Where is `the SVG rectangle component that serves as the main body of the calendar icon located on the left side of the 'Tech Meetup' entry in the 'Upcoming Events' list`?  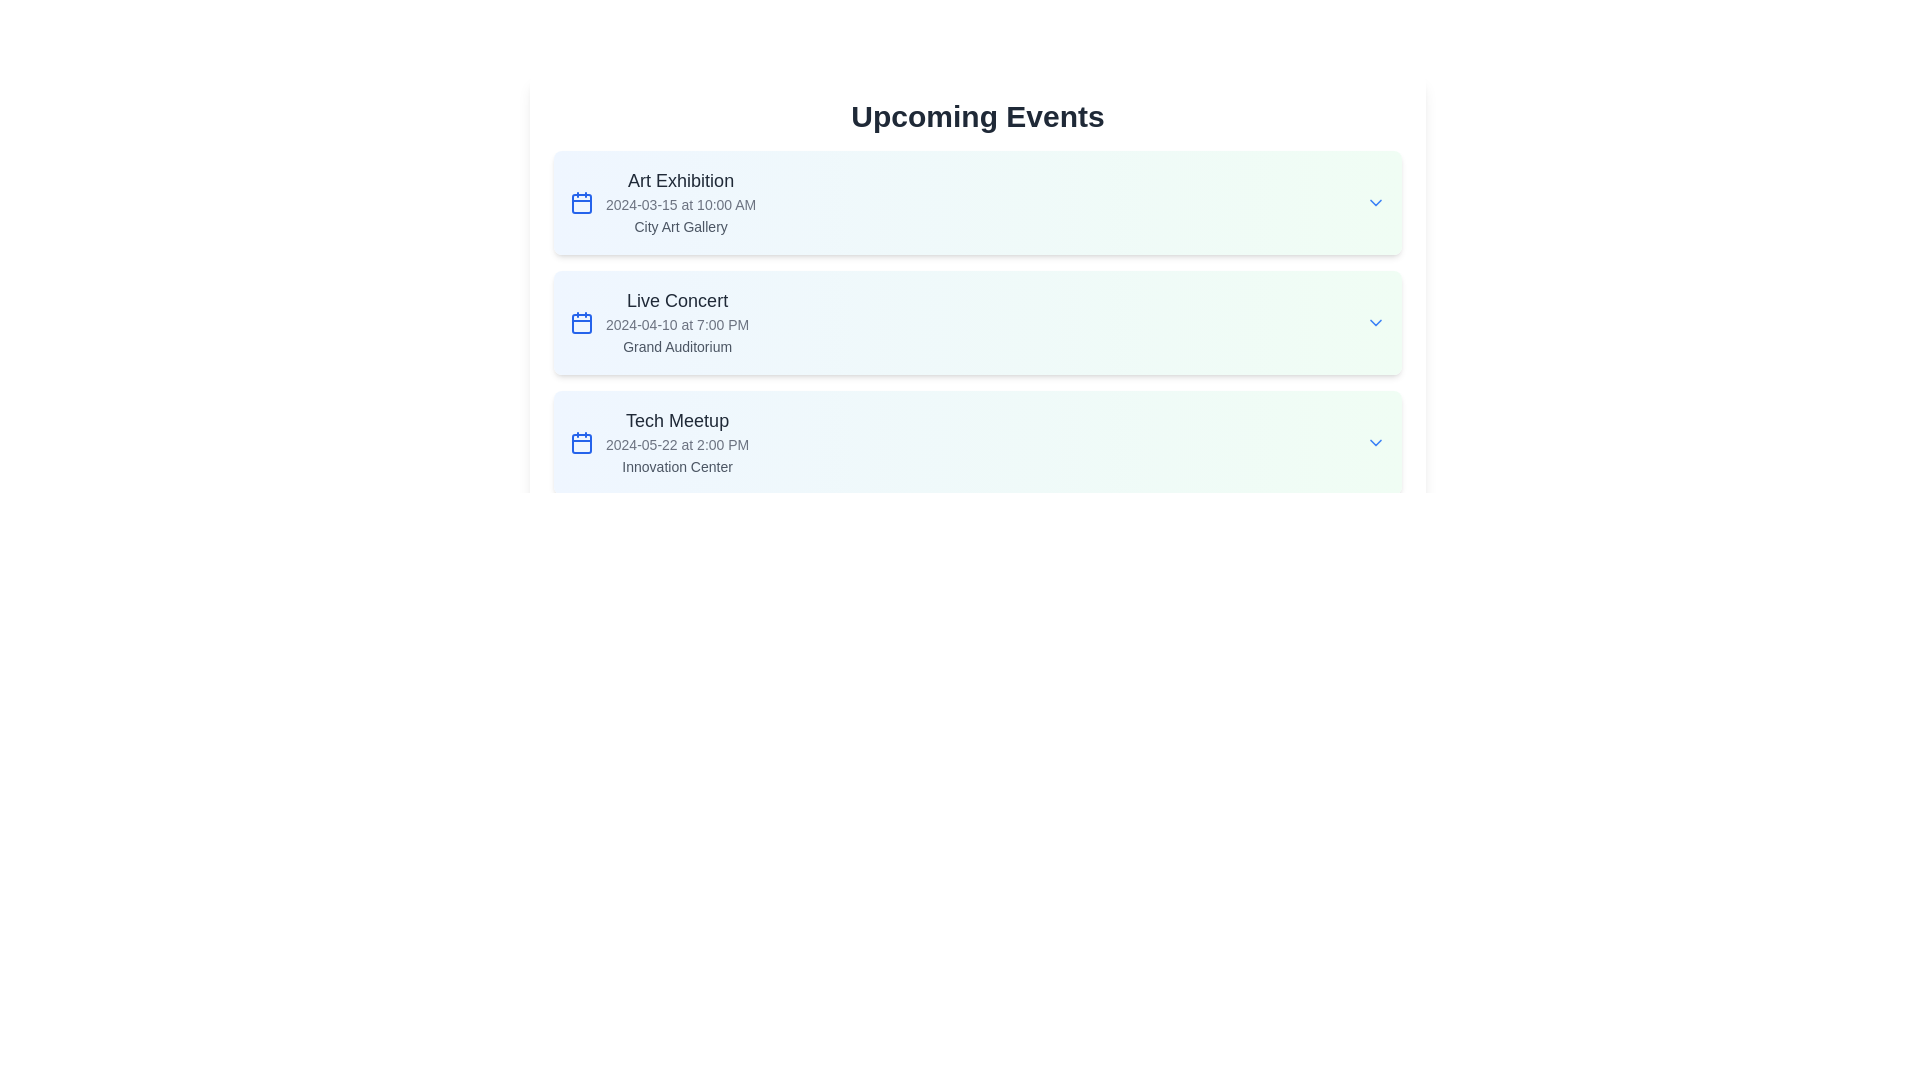 the SVG rectangle component that serves as the main body of the calendar icon located on the left side of the 'Tech Meetup' entry in the 'Upcoming Events' list is located at coordinates (580, 442).